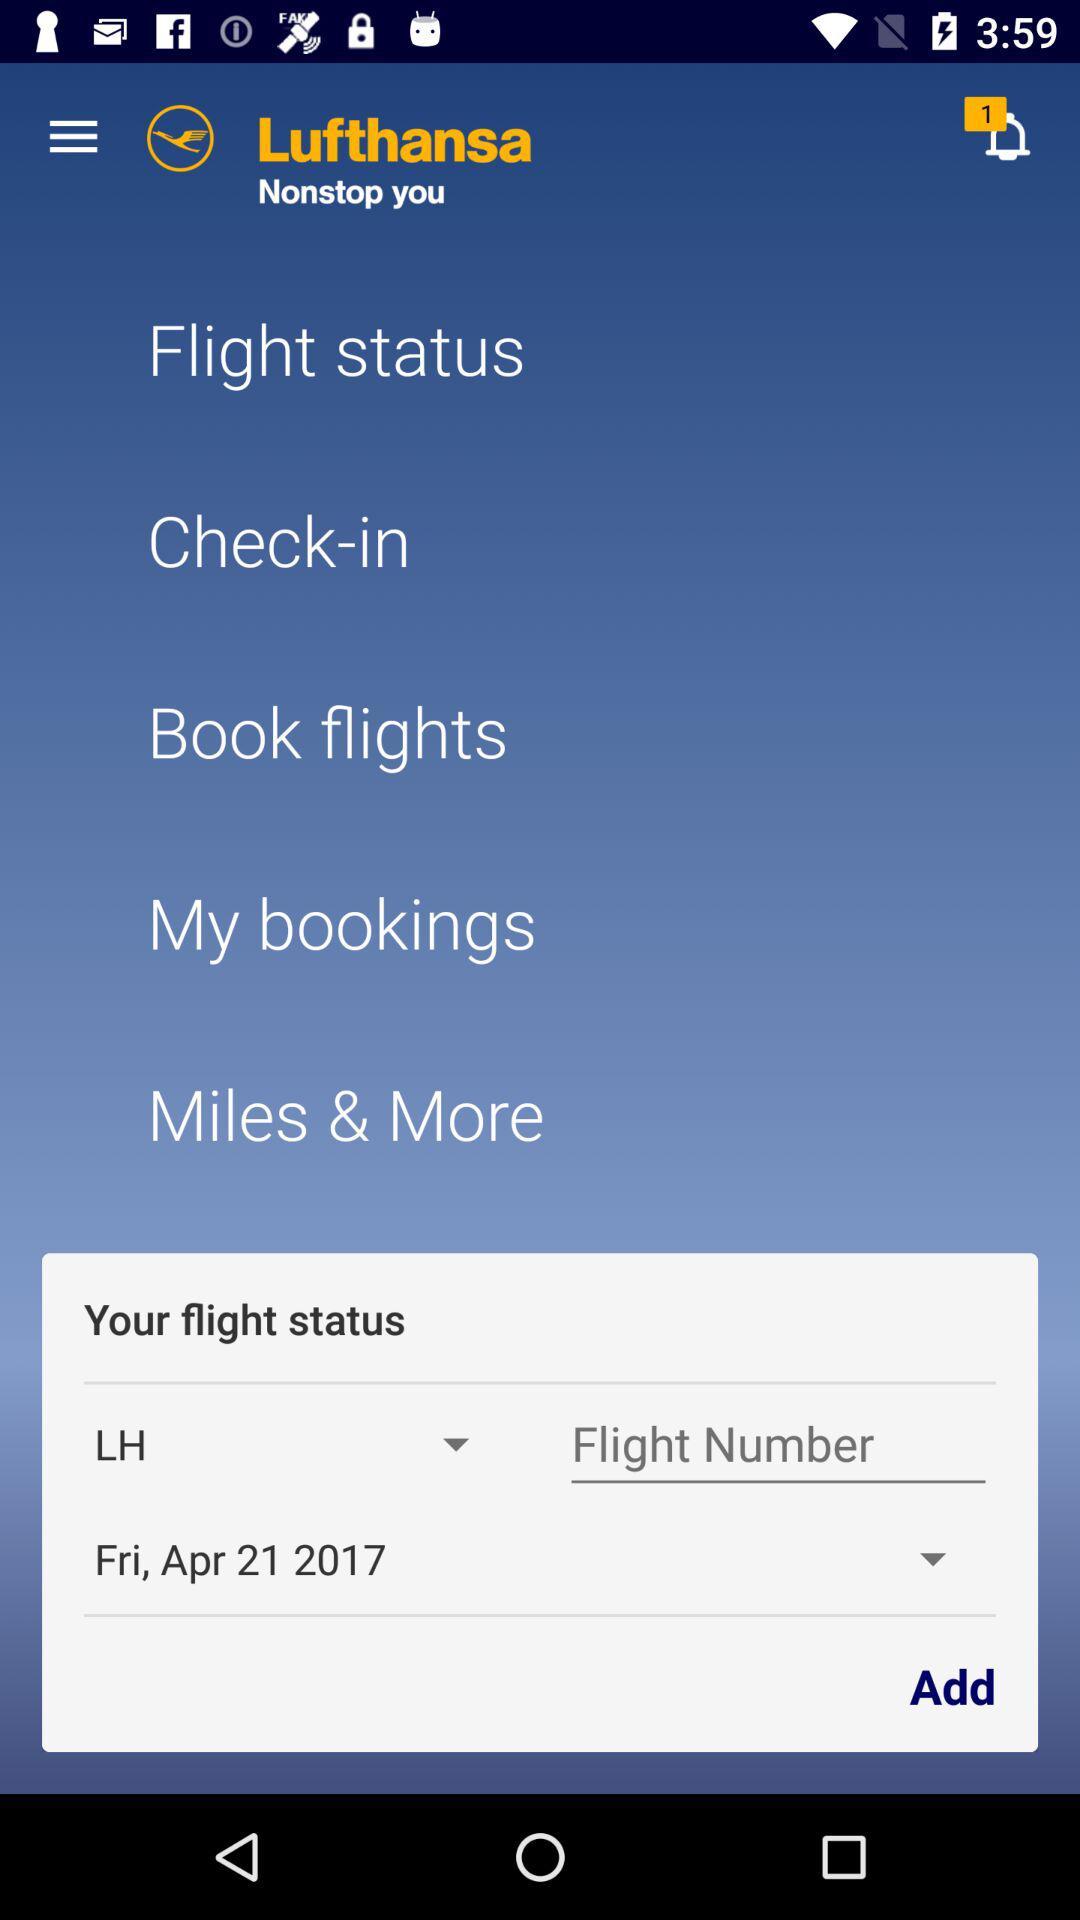 The width and height of the screenshot is (1080, 1920). Describe the element at coordinates (540, 539) in the screenshot. I see `item below flight status item` at that location.